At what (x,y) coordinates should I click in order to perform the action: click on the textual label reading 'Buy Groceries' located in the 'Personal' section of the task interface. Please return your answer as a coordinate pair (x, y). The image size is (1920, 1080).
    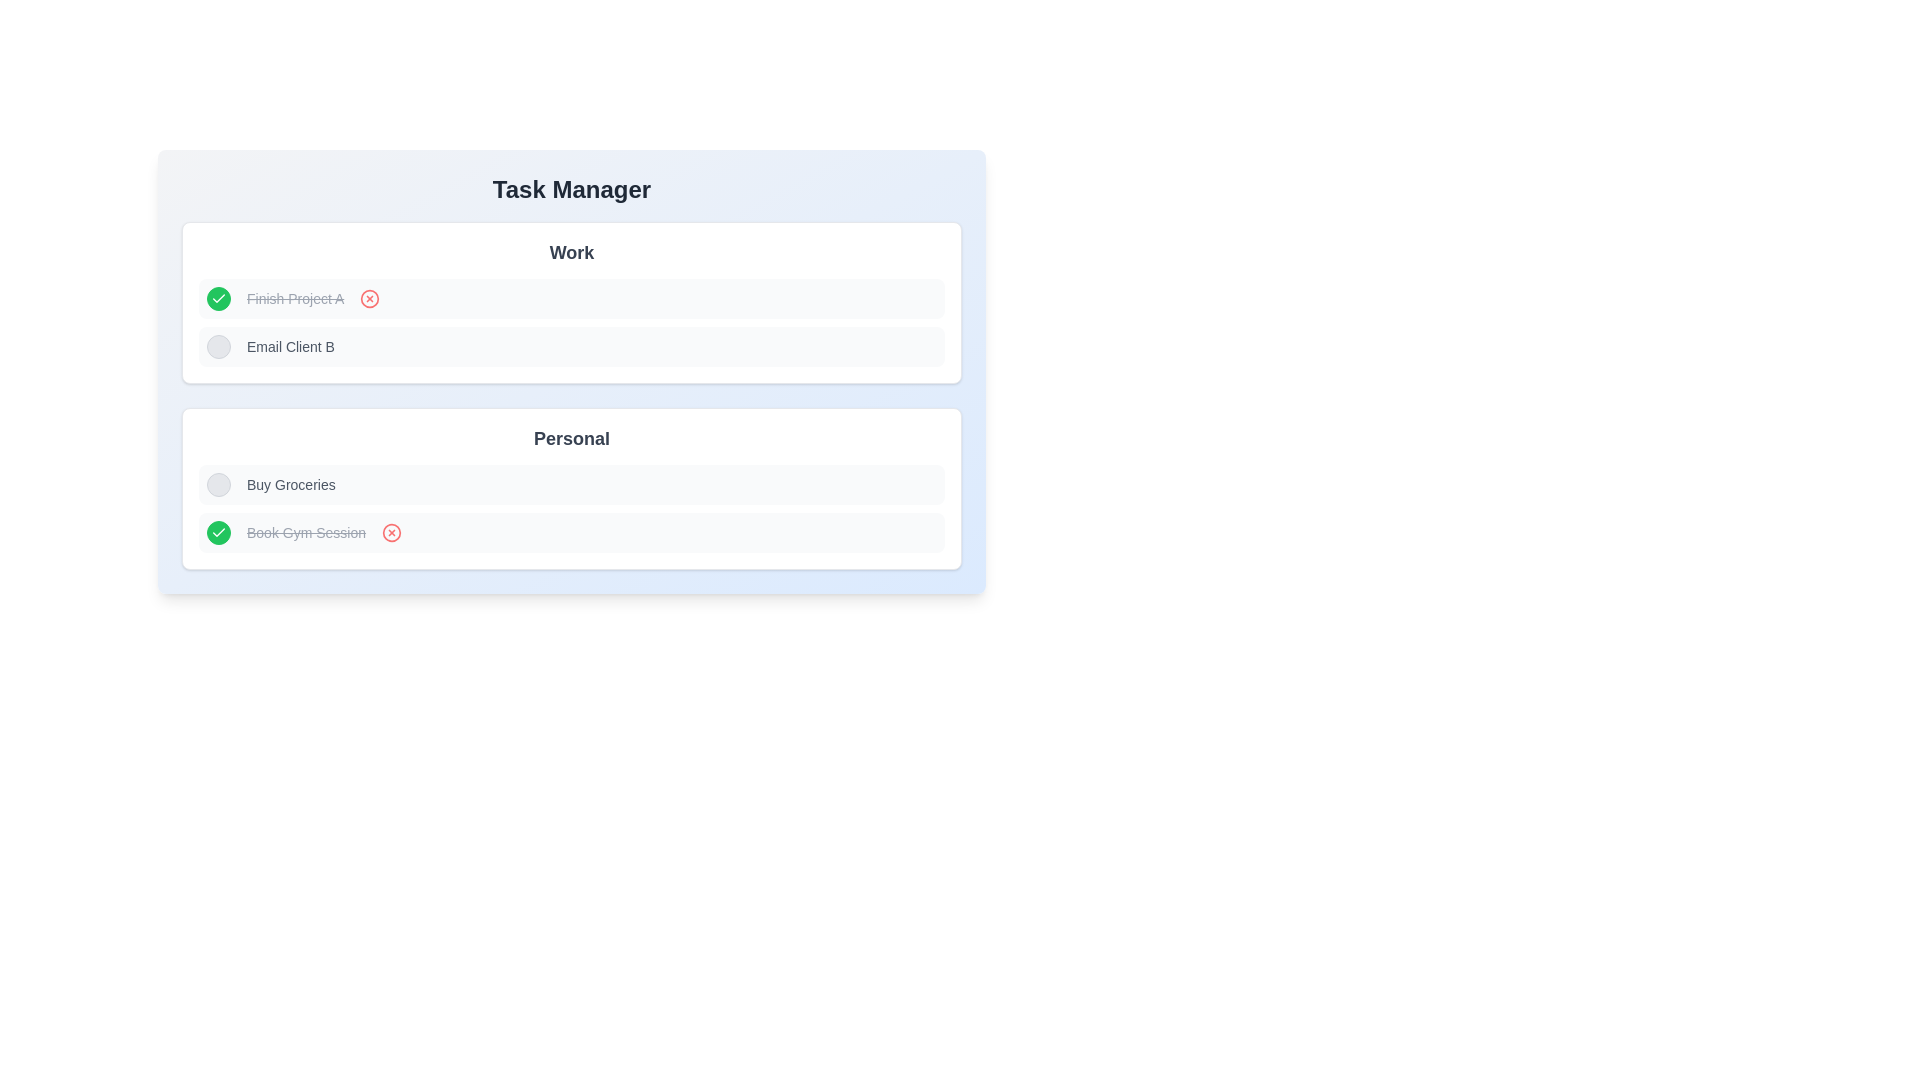
    Looking at the image, I should click on (290, 485).